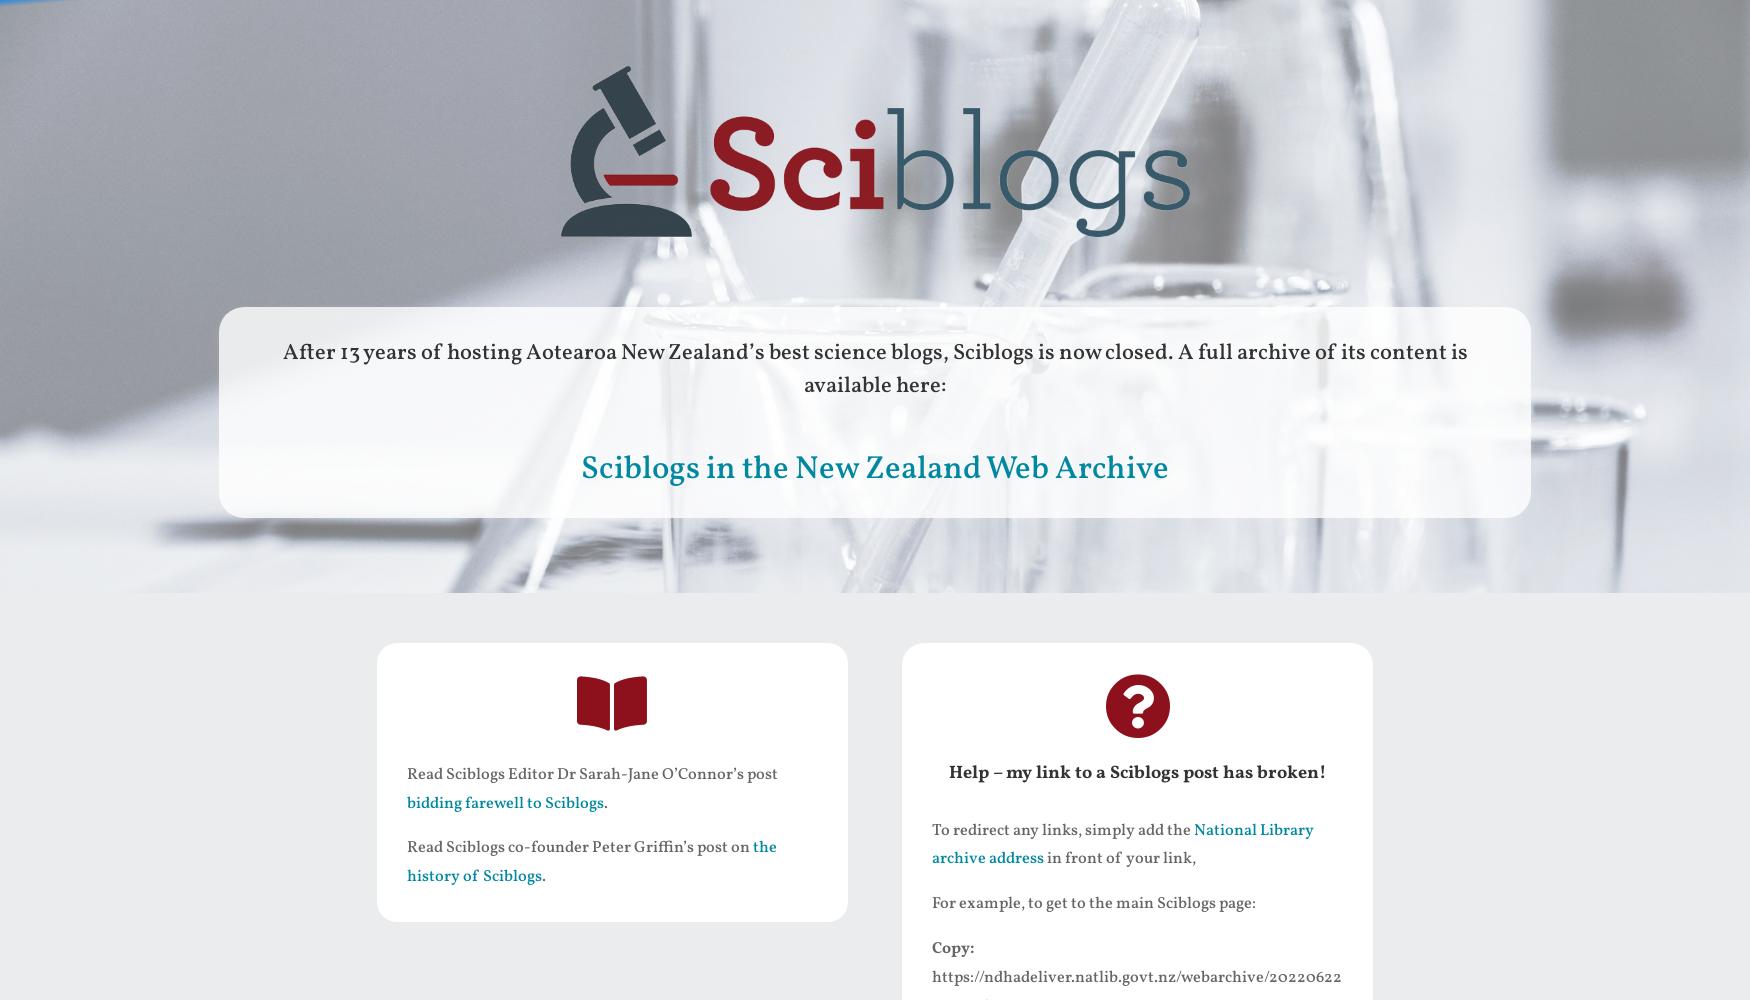  I want to click on 'Read Sciblogs Editor Dr Sarah-Jane O’Connor’s post', so click(592, 774).